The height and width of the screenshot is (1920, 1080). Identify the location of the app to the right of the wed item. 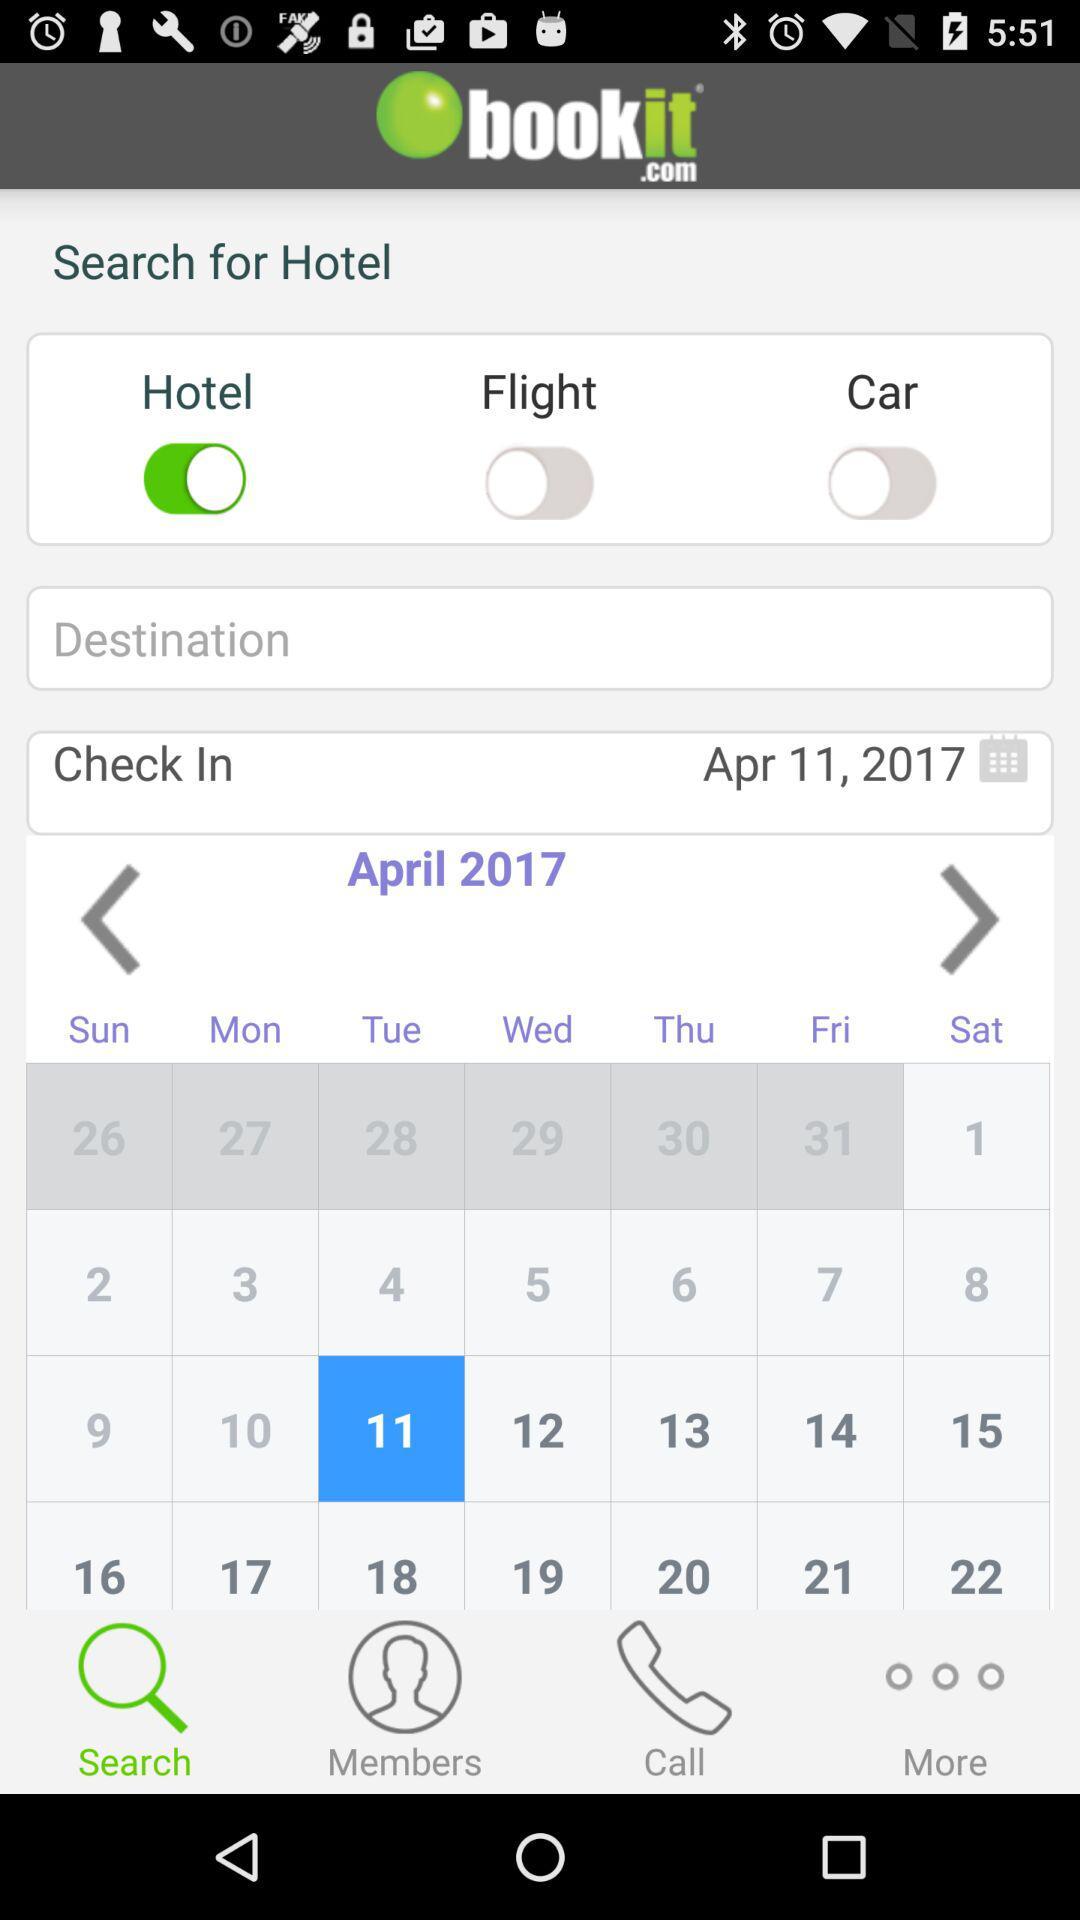
(683, 1033).